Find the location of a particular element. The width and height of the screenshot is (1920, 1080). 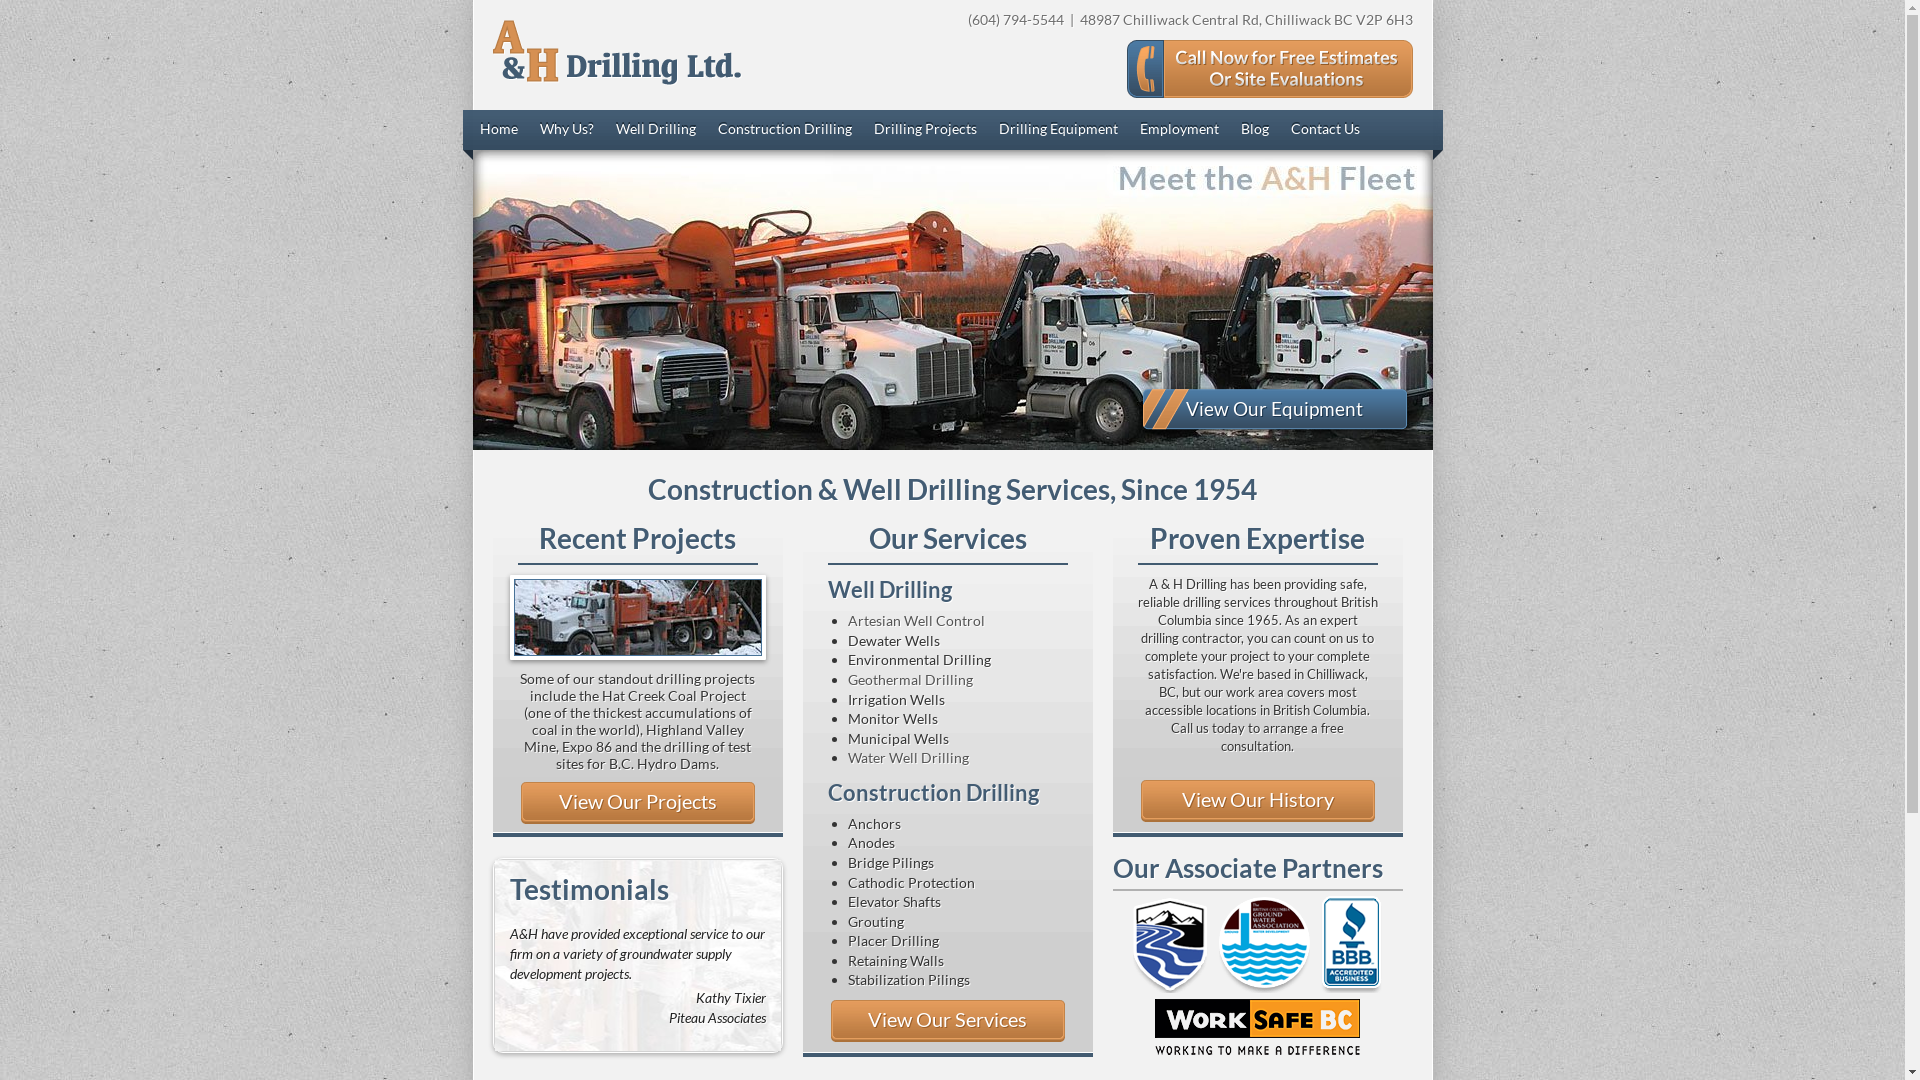

'Why Us?' is located at coordinates (565, 130).